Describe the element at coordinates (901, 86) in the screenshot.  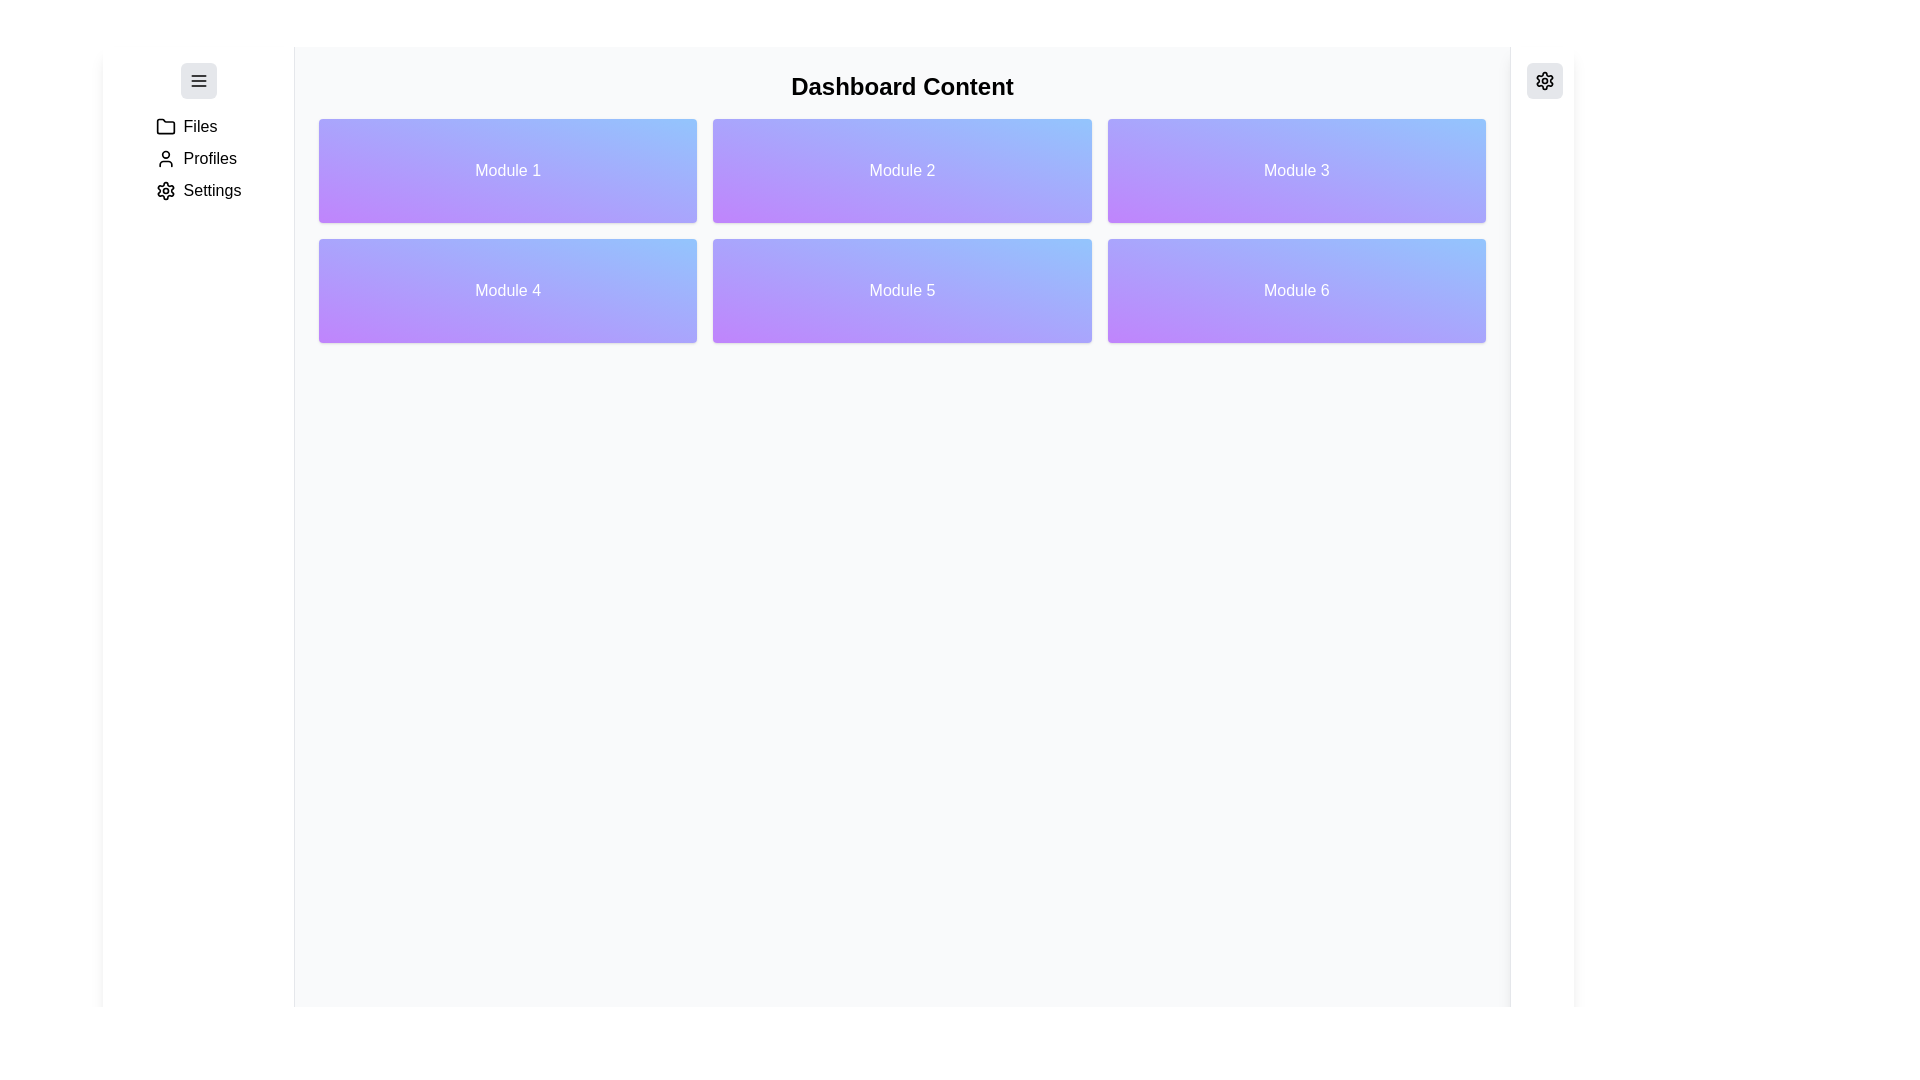
I see `header text displayed as 'Dashboard Content' at the top of the main content area` at that location.